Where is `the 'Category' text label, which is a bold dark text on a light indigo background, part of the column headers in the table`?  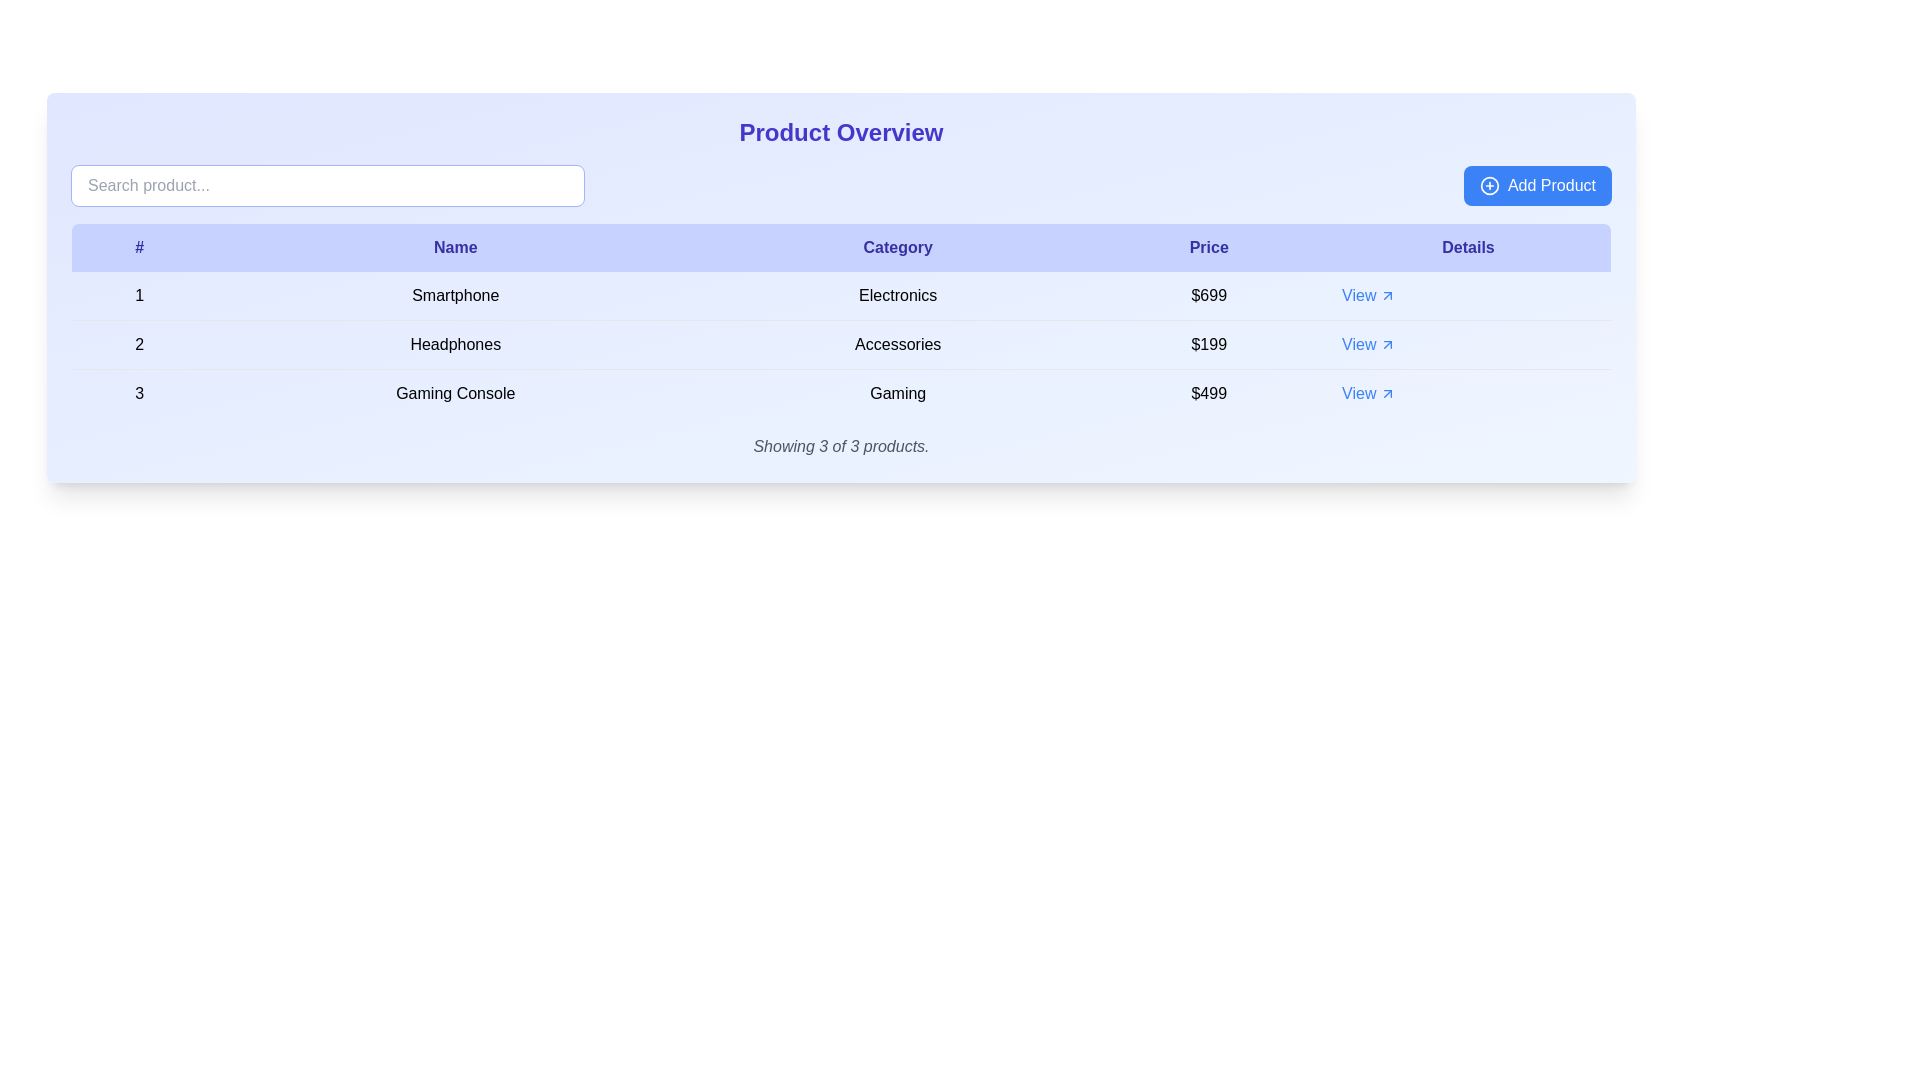
the 'Category' text label, which is a bold dark text on a light indigo background, part of the column headers in the table is located at coordinates (897, 246).